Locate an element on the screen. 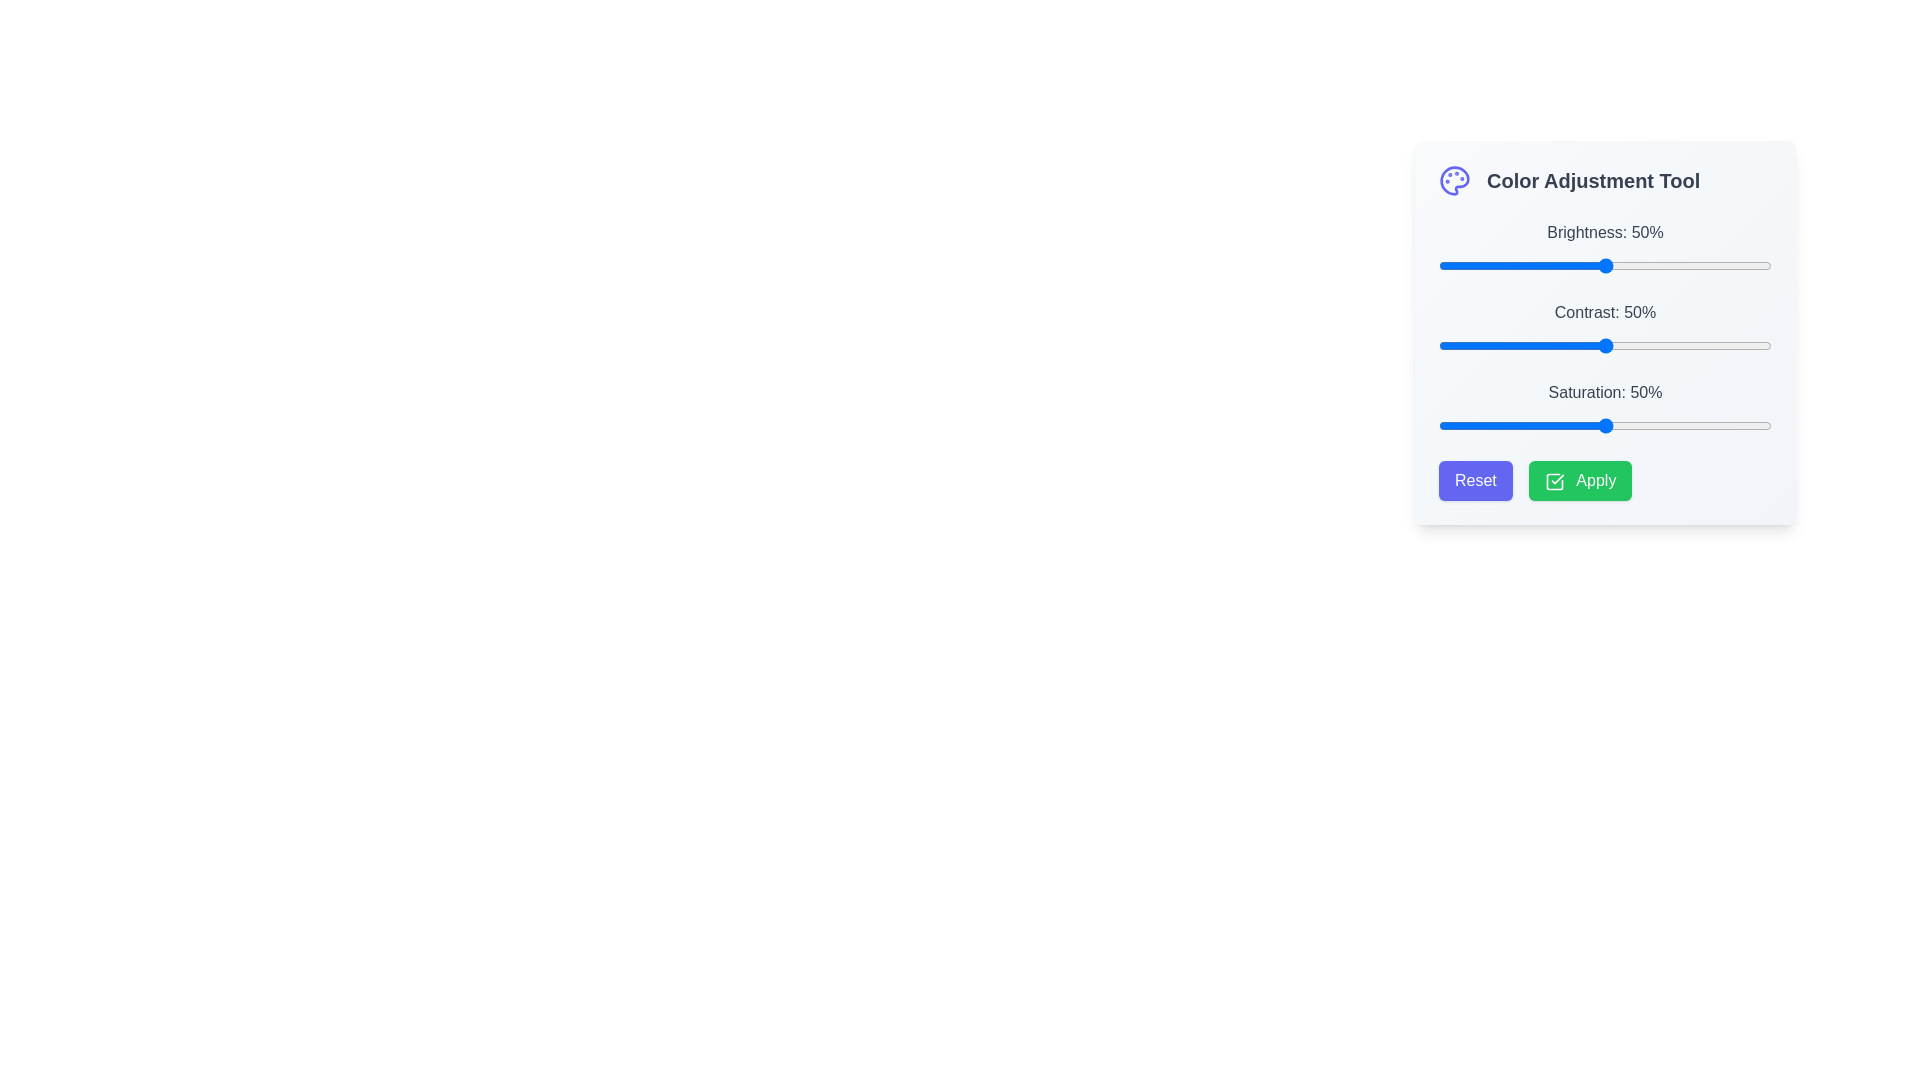  saturation is located at coordinates (1618, 424).